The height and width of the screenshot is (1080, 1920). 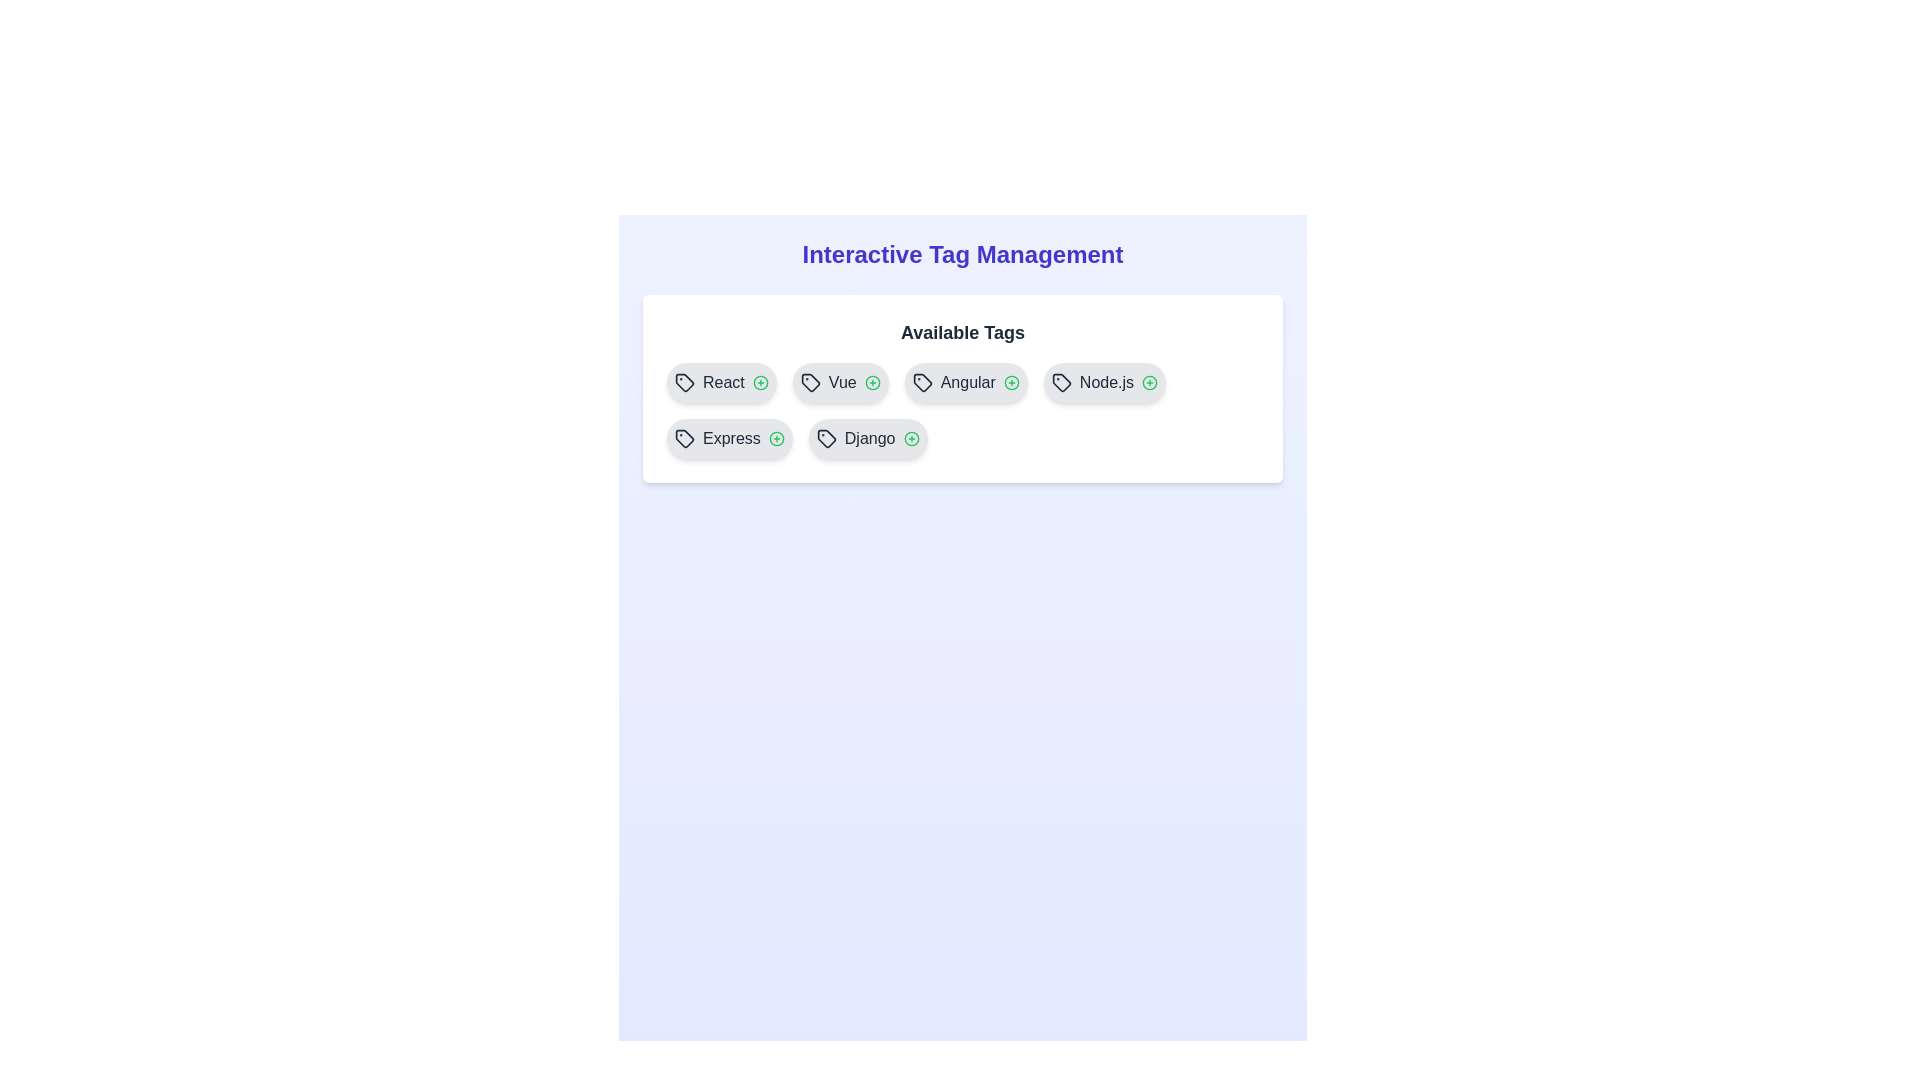 What do you see at coordinates (685, 438) in the screenshot?
I see `the 'Express' tag icon, which is a tag-shaped icon with a small circular detail, located in the first row, second column of the 'Available Tags' section` at bounding box center [685, 438].